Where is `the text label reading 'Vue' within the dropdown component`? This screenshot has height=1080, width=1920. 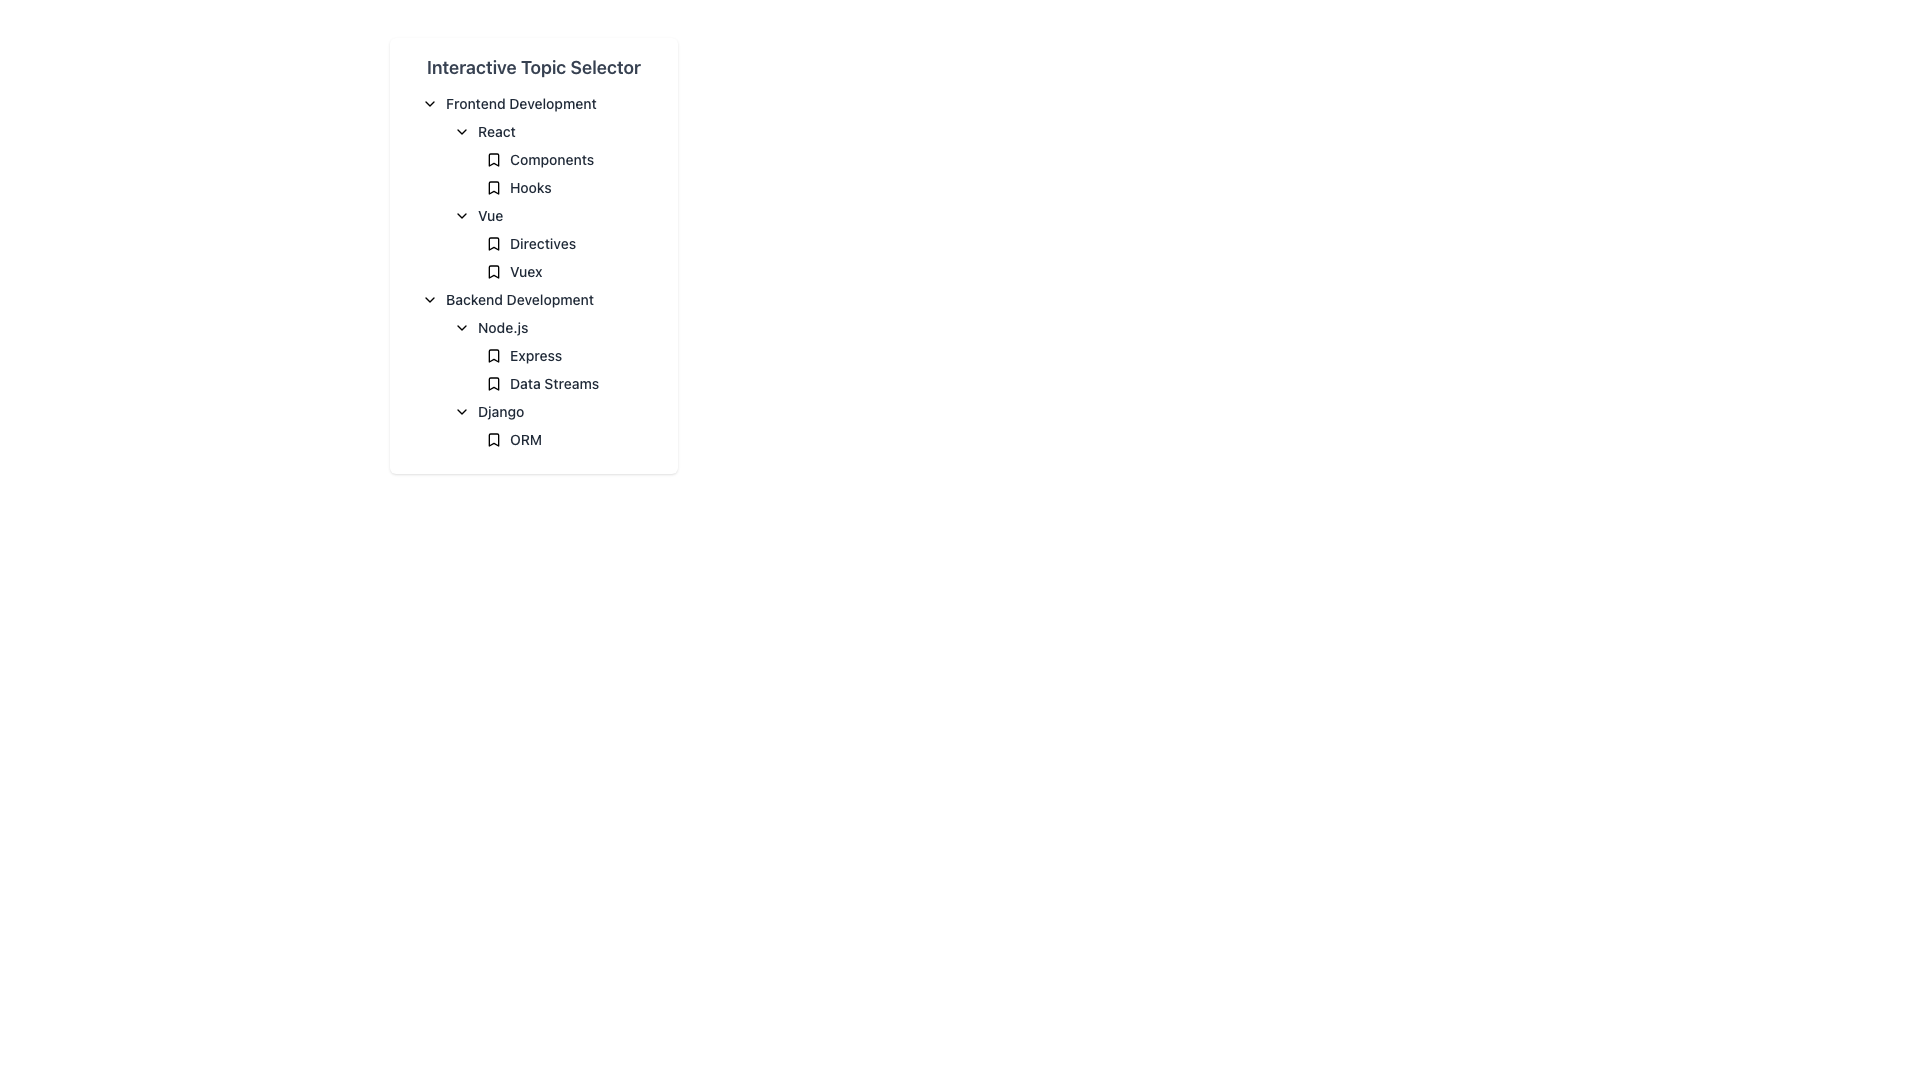
the text label reading 'Vue' within the dropdown component is located at coordinates (490, 216).